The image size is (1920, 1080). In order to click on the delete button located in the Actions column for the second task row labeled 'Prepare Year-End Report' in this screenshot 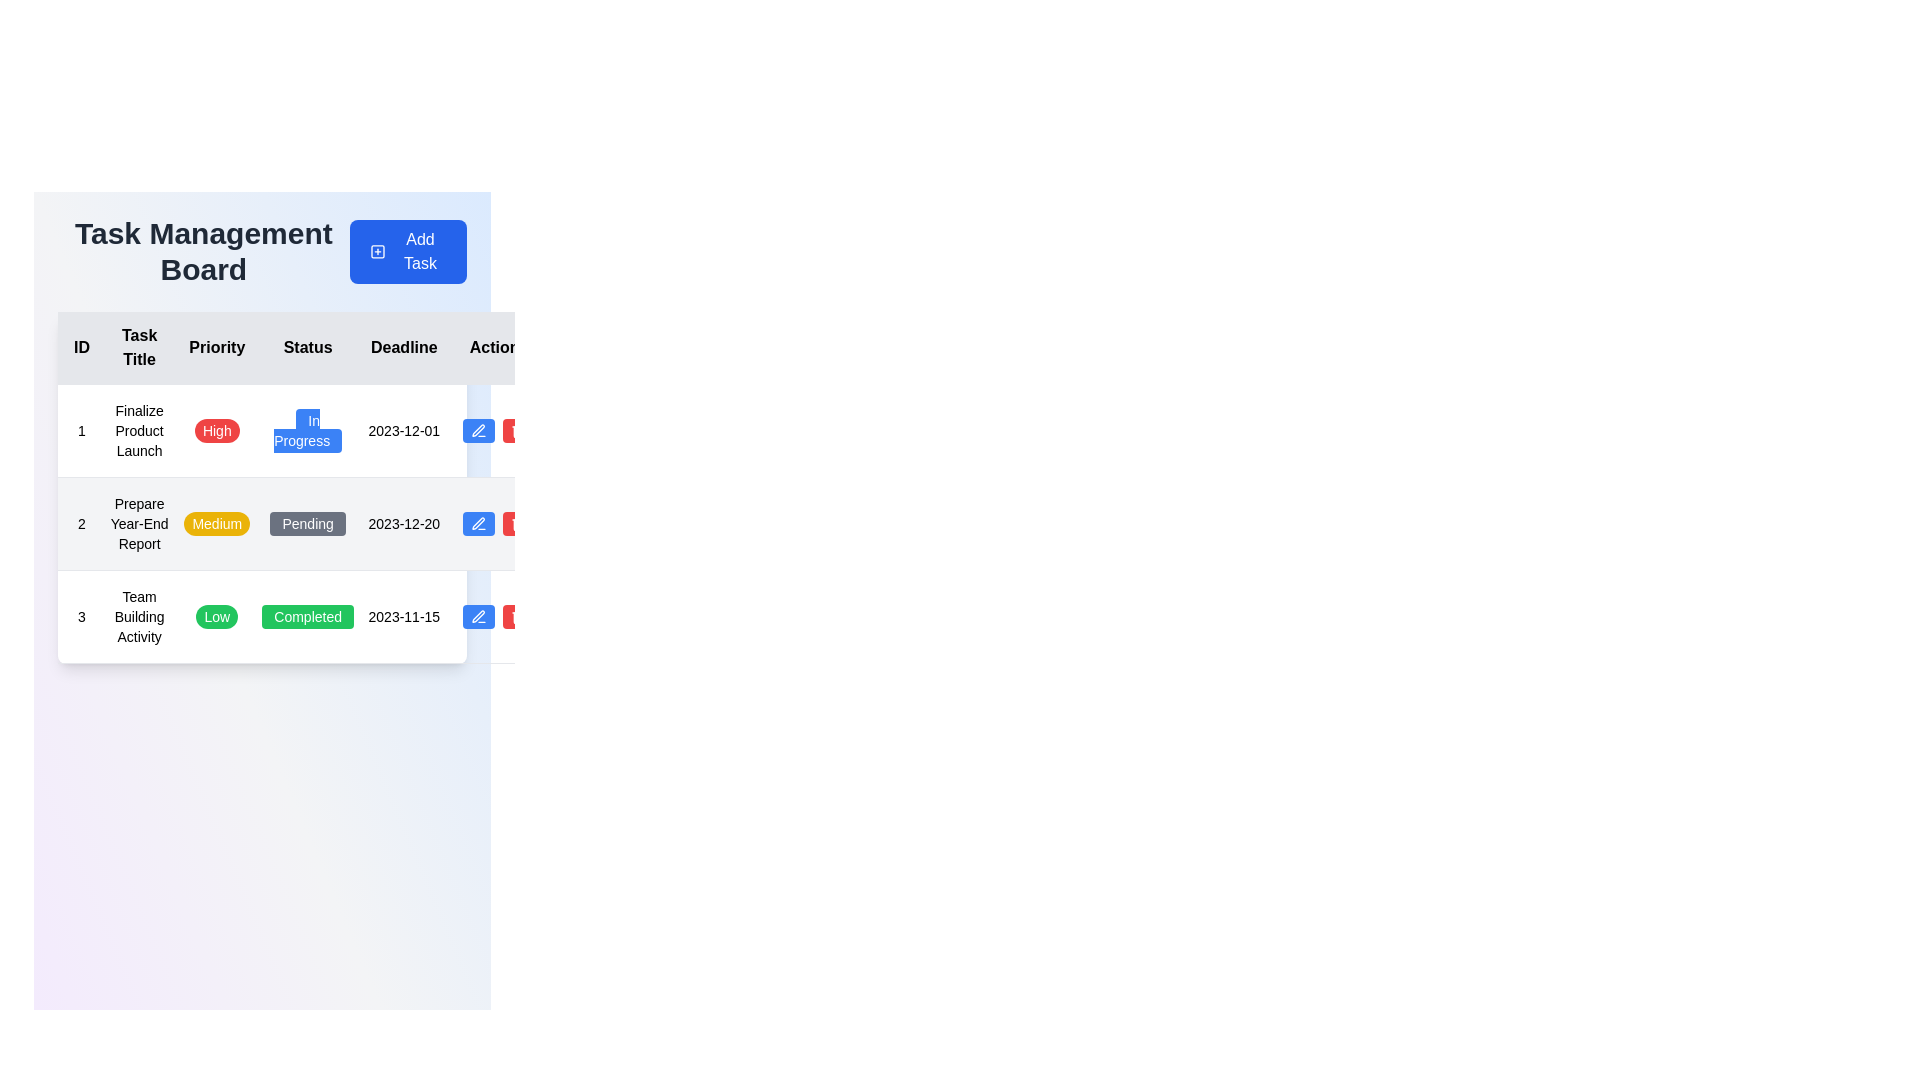, I will do `click(518, 523)`.